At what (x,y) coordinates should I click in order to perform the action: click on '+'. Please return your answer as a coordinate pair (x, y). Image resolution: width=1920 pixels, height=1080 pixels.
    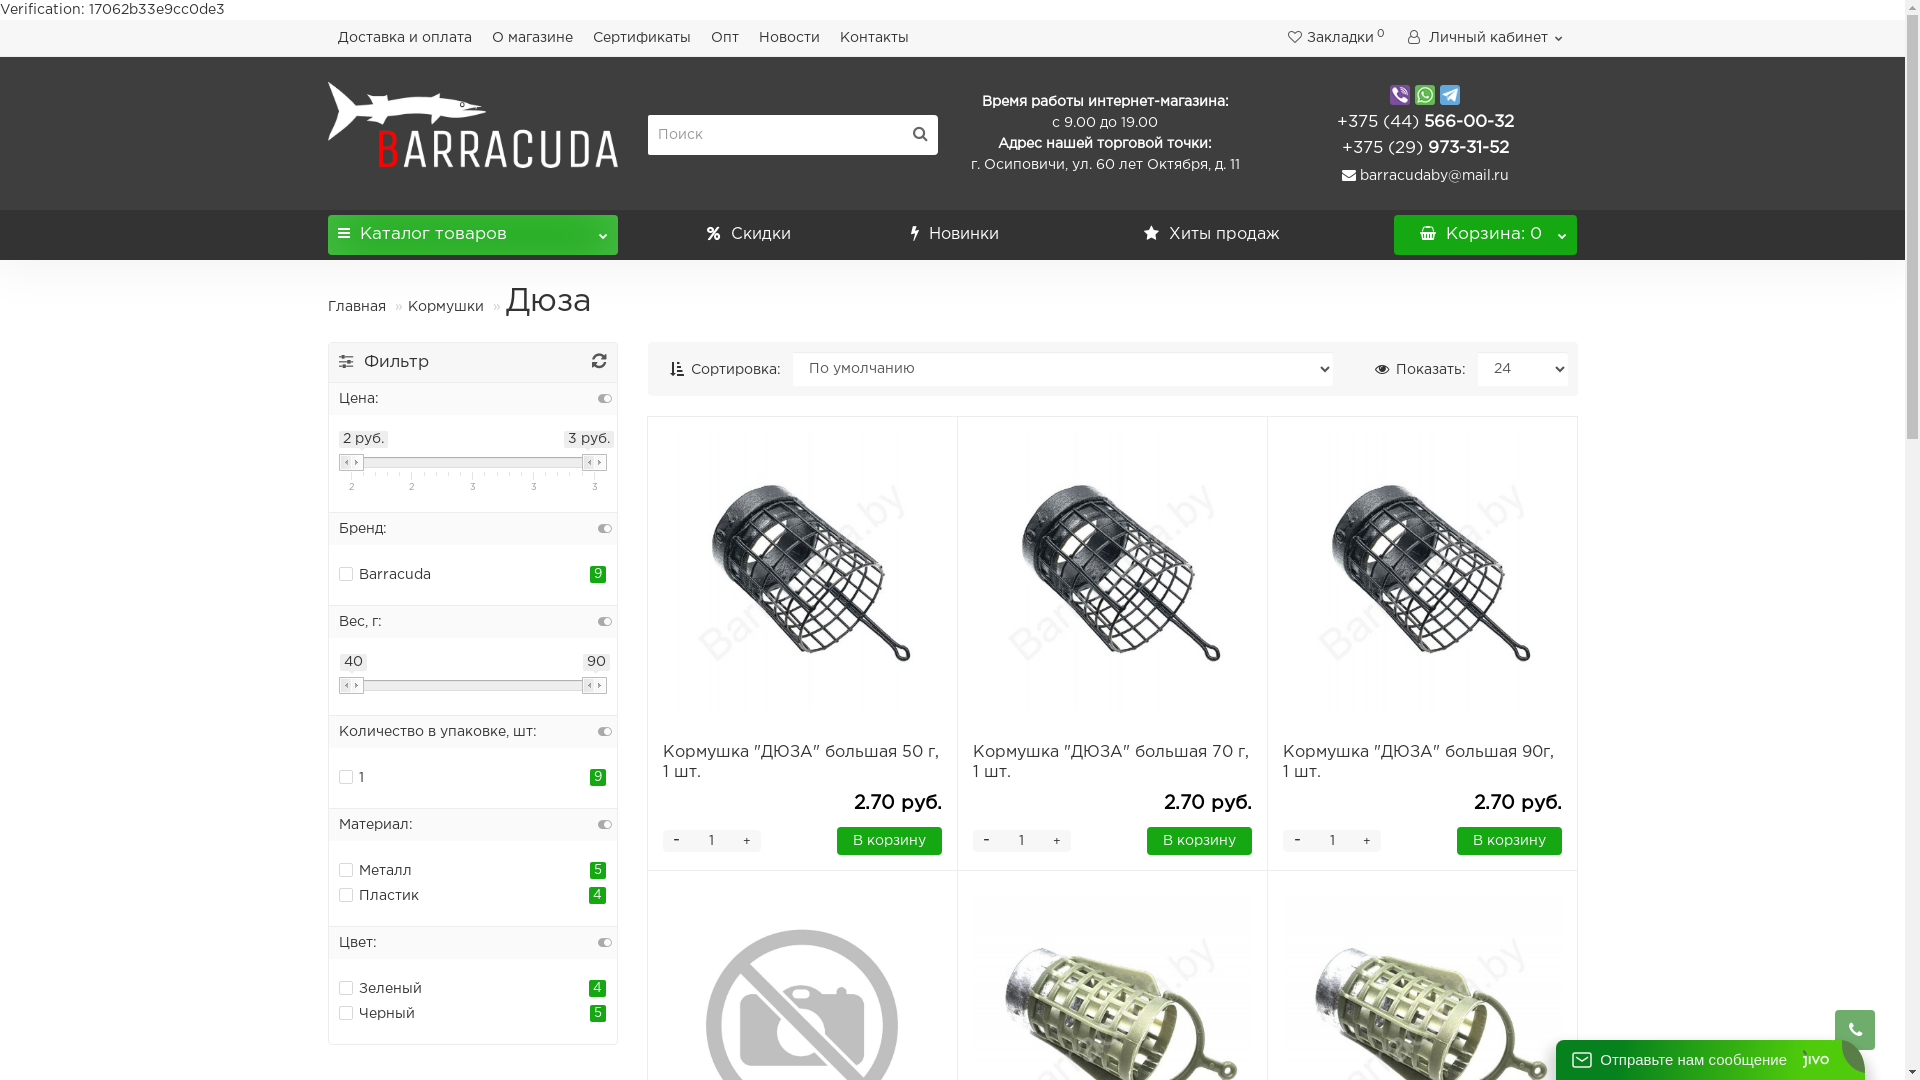
    Looking at the image, I should click on (746, 840).